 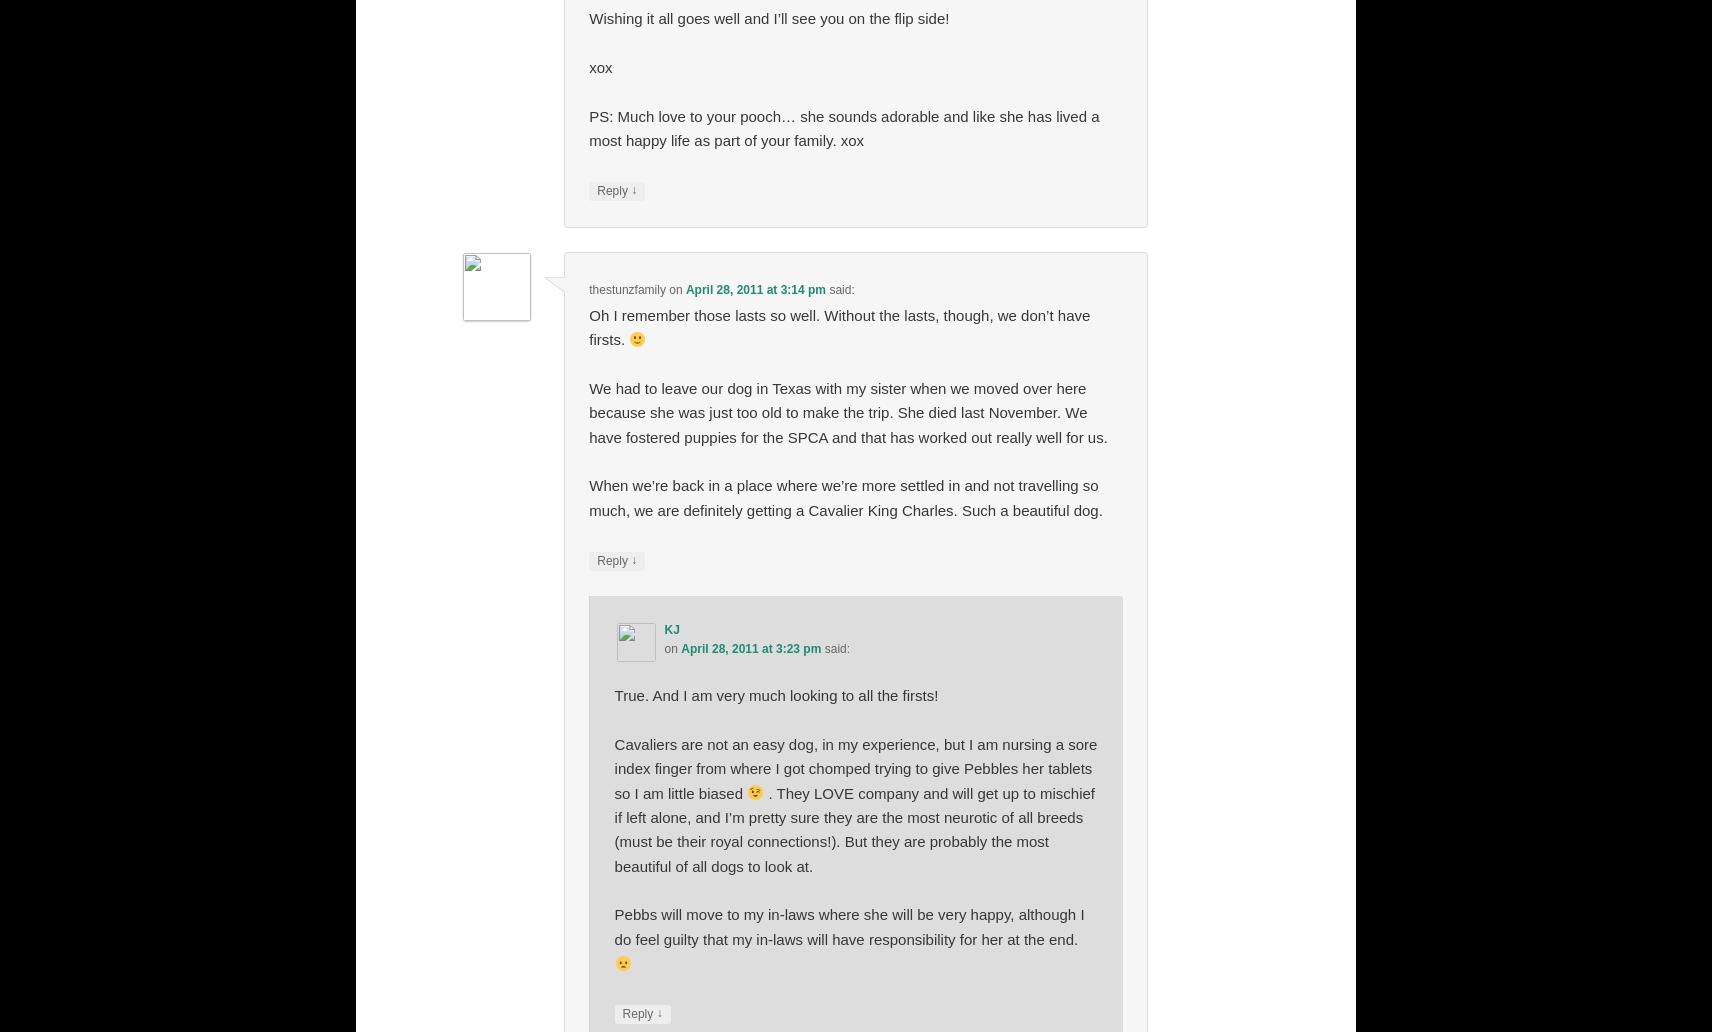 I want to click on 'Wishing it all goes well and I’ll see you on the flip side!', so click(x=769, y=18).